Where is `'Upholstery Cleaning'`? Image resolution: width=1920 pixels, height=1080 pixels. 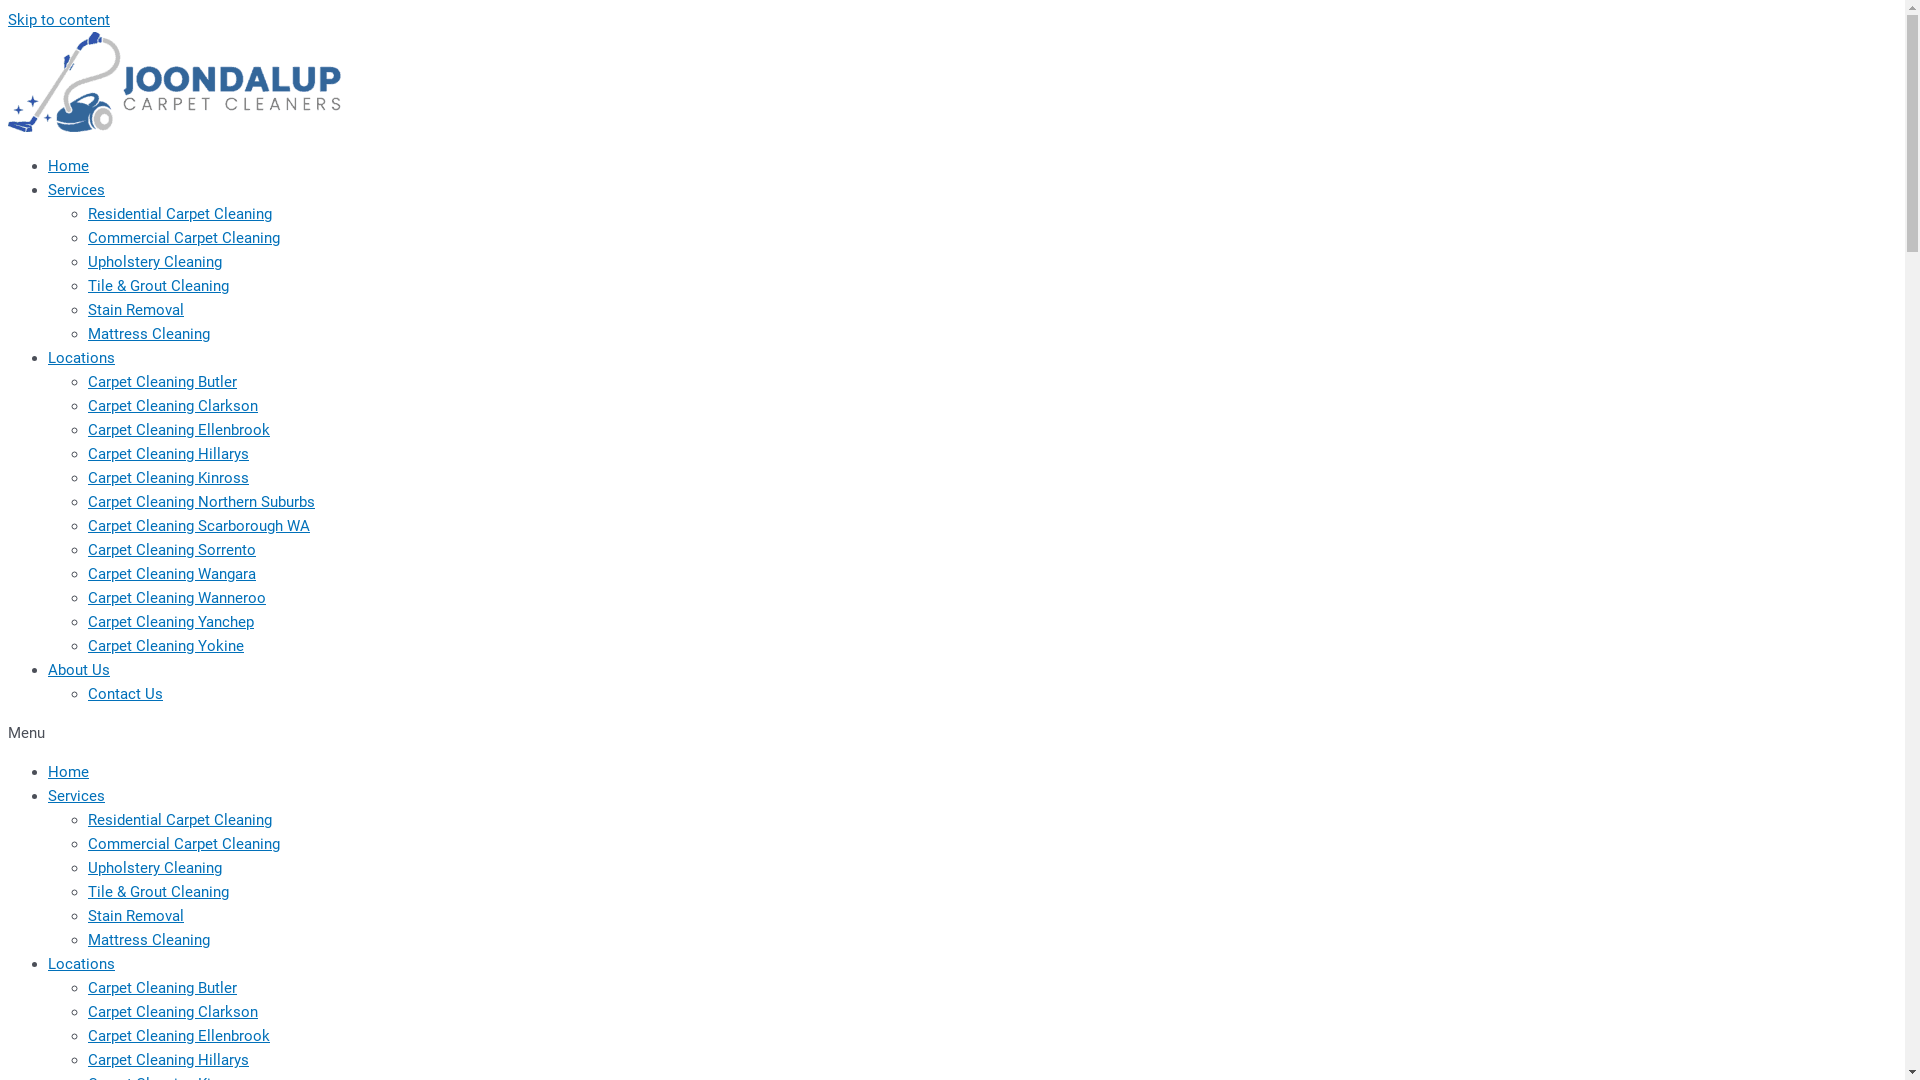 'Upholstery Cleaning' is located at coordinates (153, 866).